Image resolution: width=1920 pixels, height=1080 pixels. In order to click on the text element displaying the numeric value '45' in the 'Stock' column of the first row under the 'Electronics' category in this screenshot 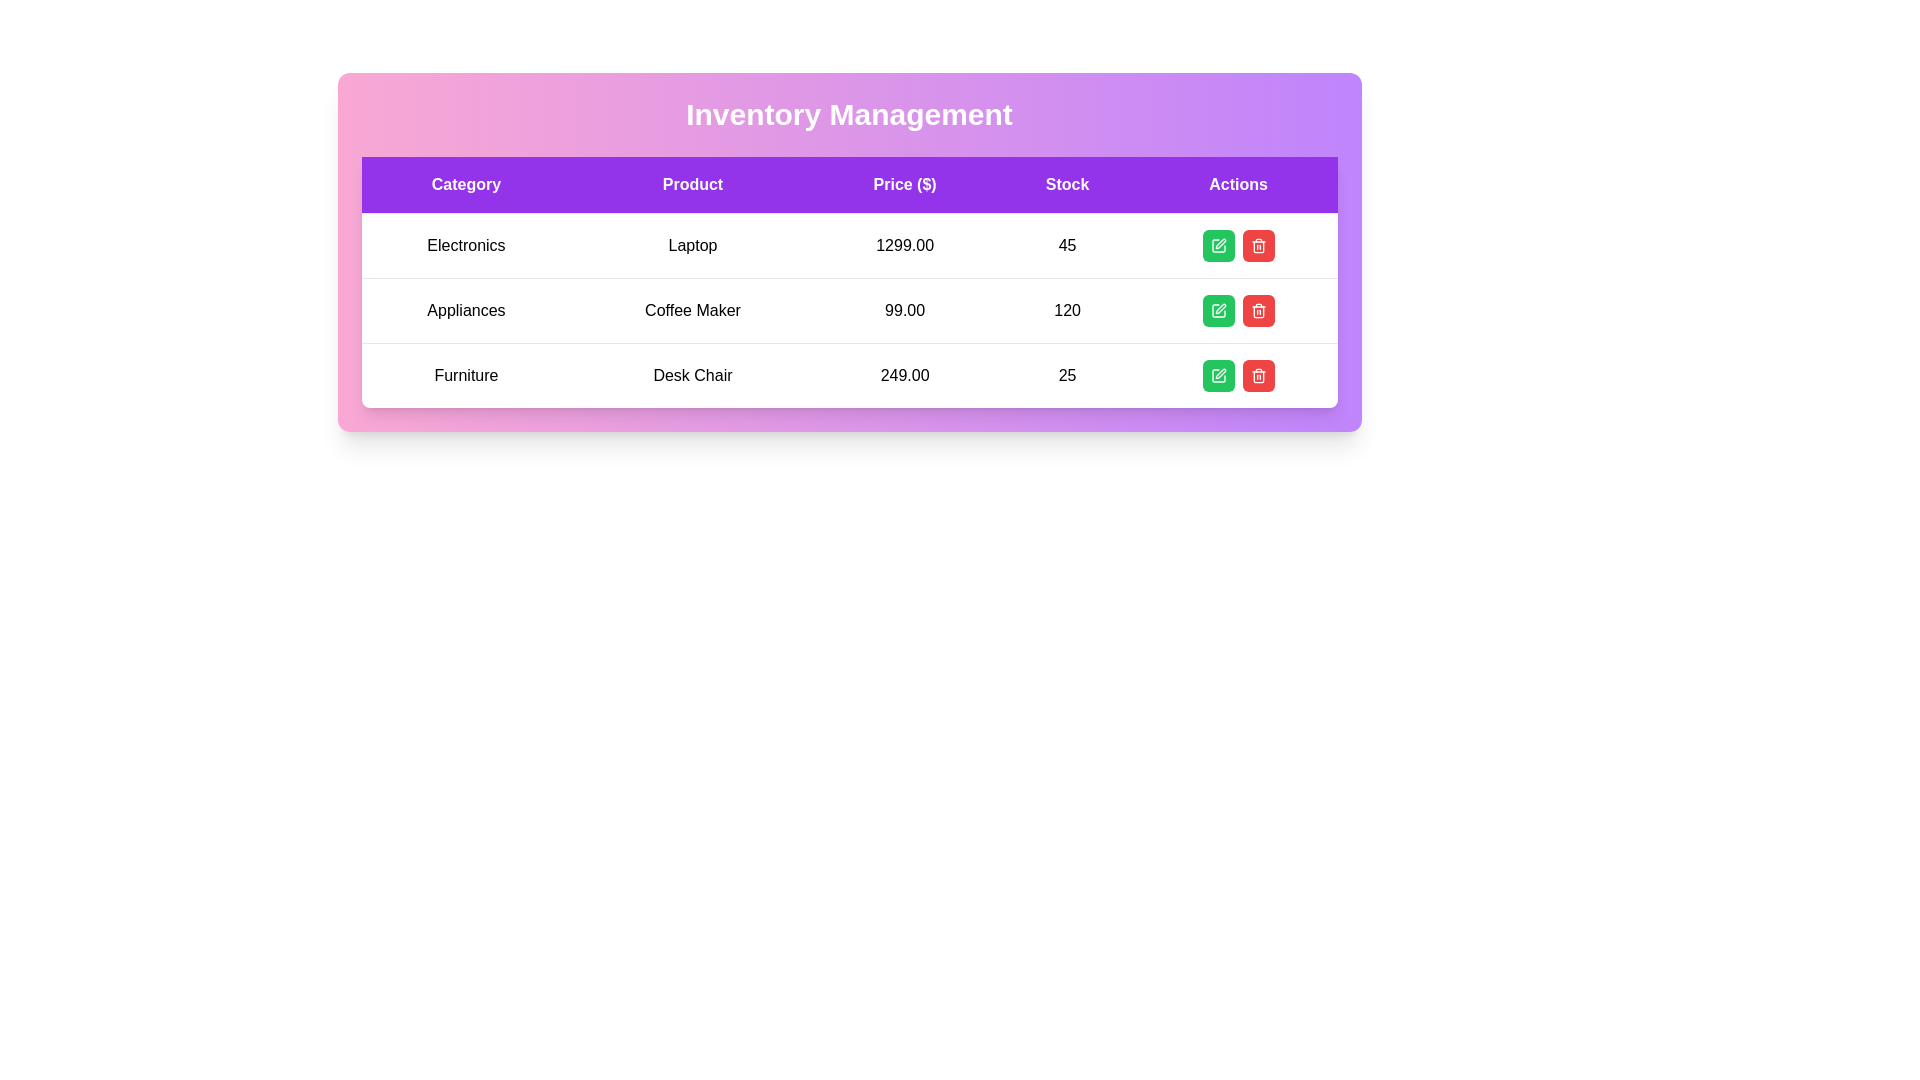, I will do `click(1066, 245)`.